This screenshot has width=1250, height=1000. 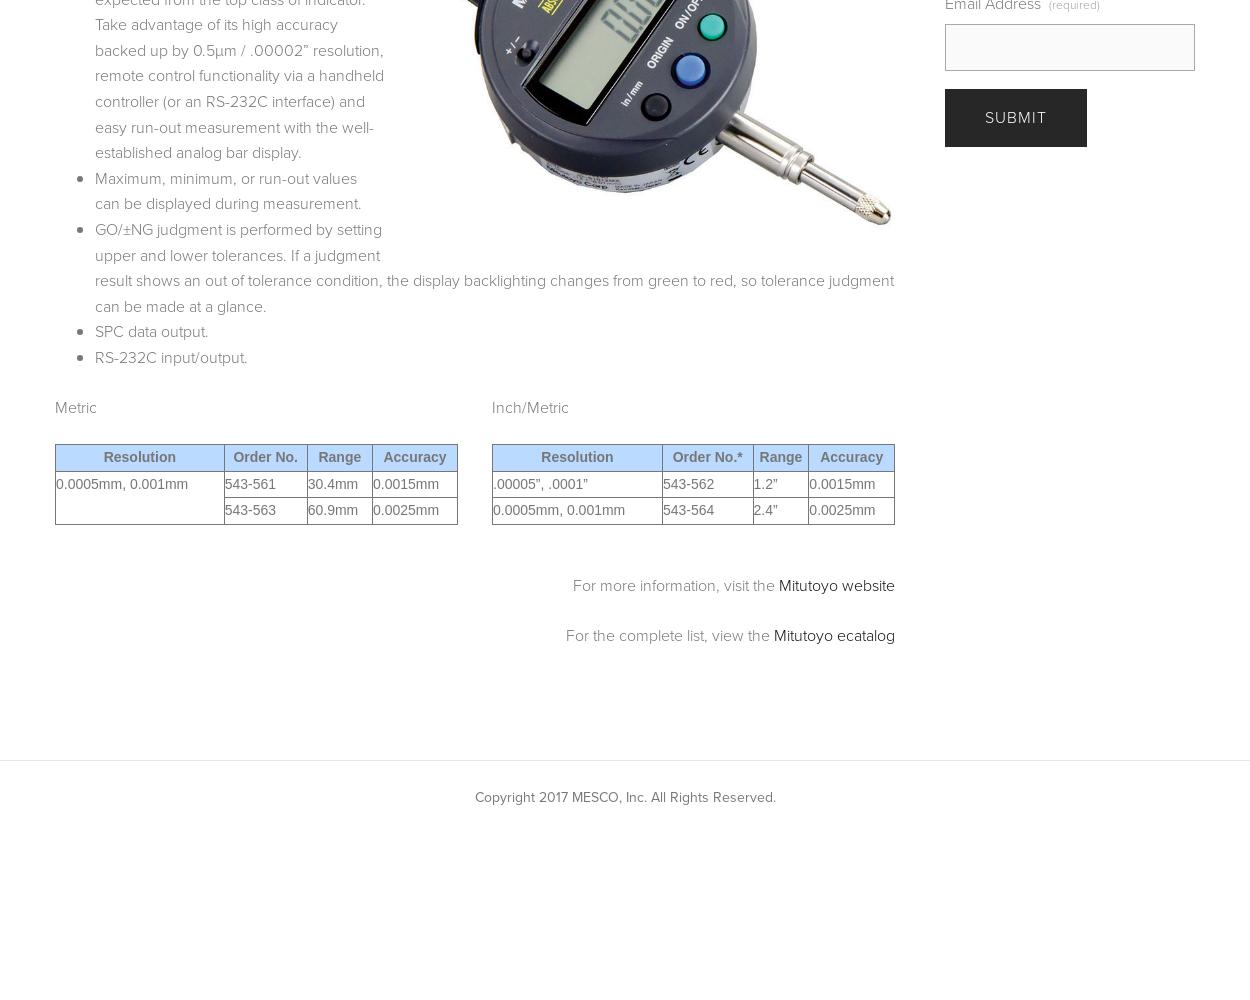 I want to click on 'GO/±NG judgment is performed by setting upper and lower tolerances. If a judgment result shows an out of tolerance condition, the display backlighting changes from green to red, so tolerance judgment can be made at a glance.', so click(x=493, y=267).